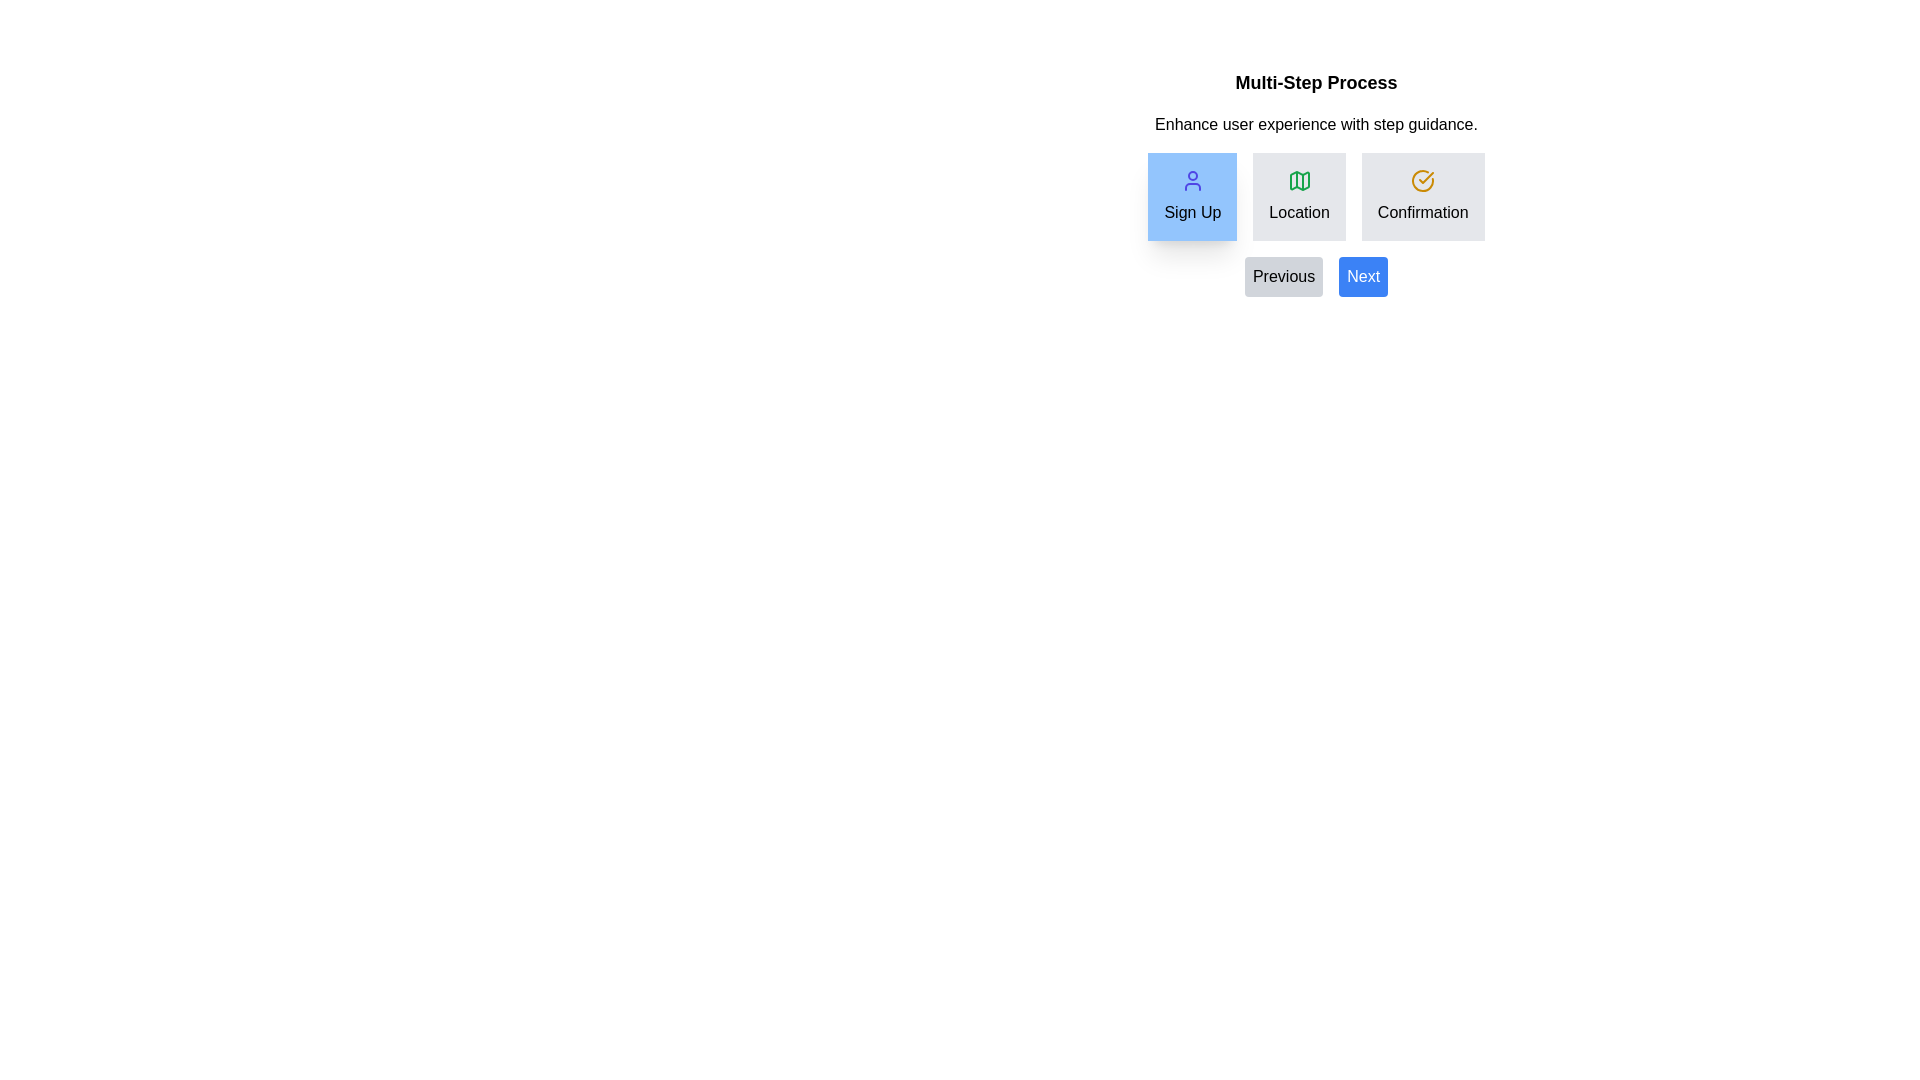 The height and width of the screenshot is (1080, 1920). What do you see at coordinates (1316, 82) in the screenshot?
I see `the 'Multi-Step Process' text label, which is styled with a bold and slightly larger font, positioned at the top of the layout` at bounding box center [1316, 82].